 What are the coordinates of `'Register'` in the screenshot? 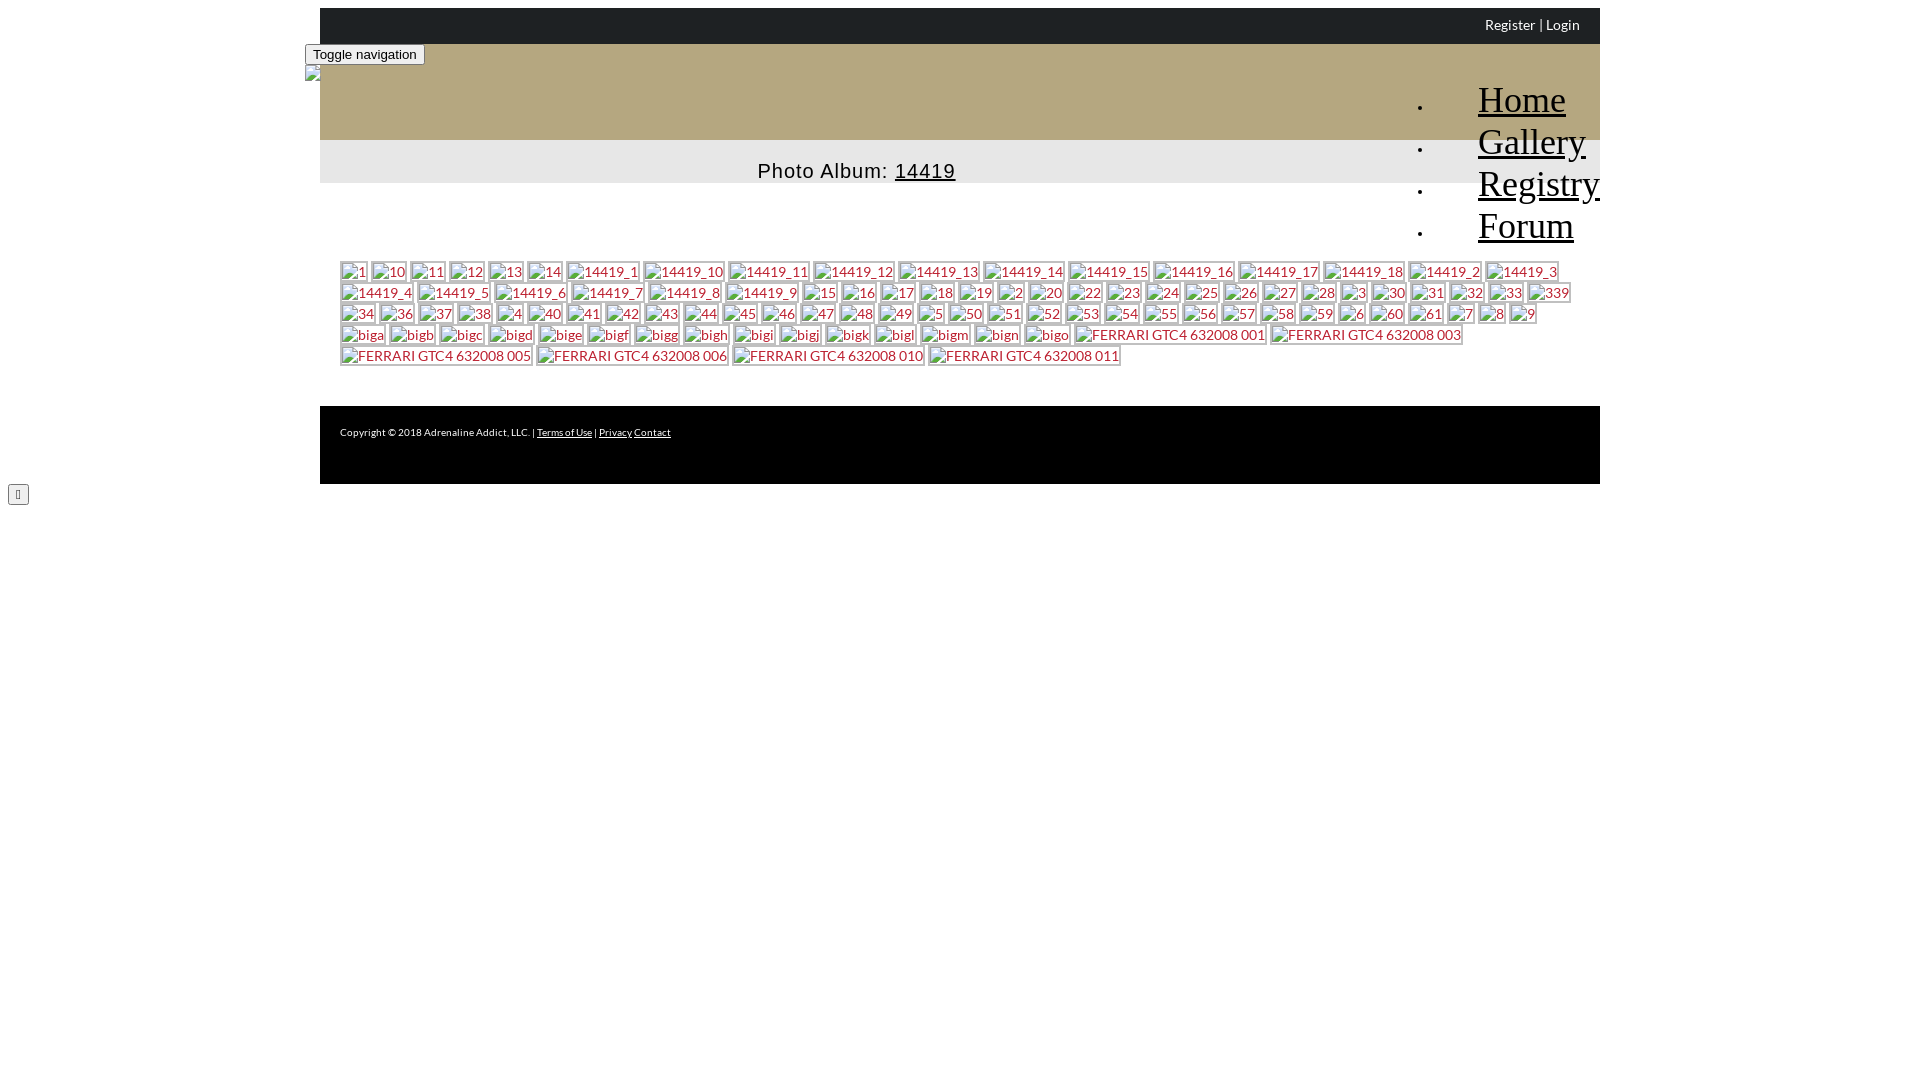 It's located at (1510, 24).